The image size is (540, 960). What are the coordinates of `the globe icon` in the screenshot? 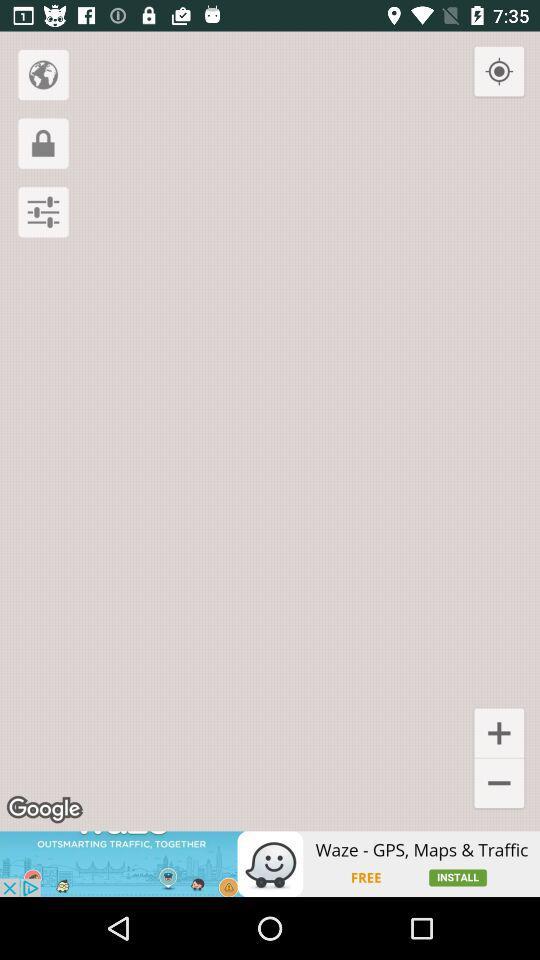 It's located at (43, 74).